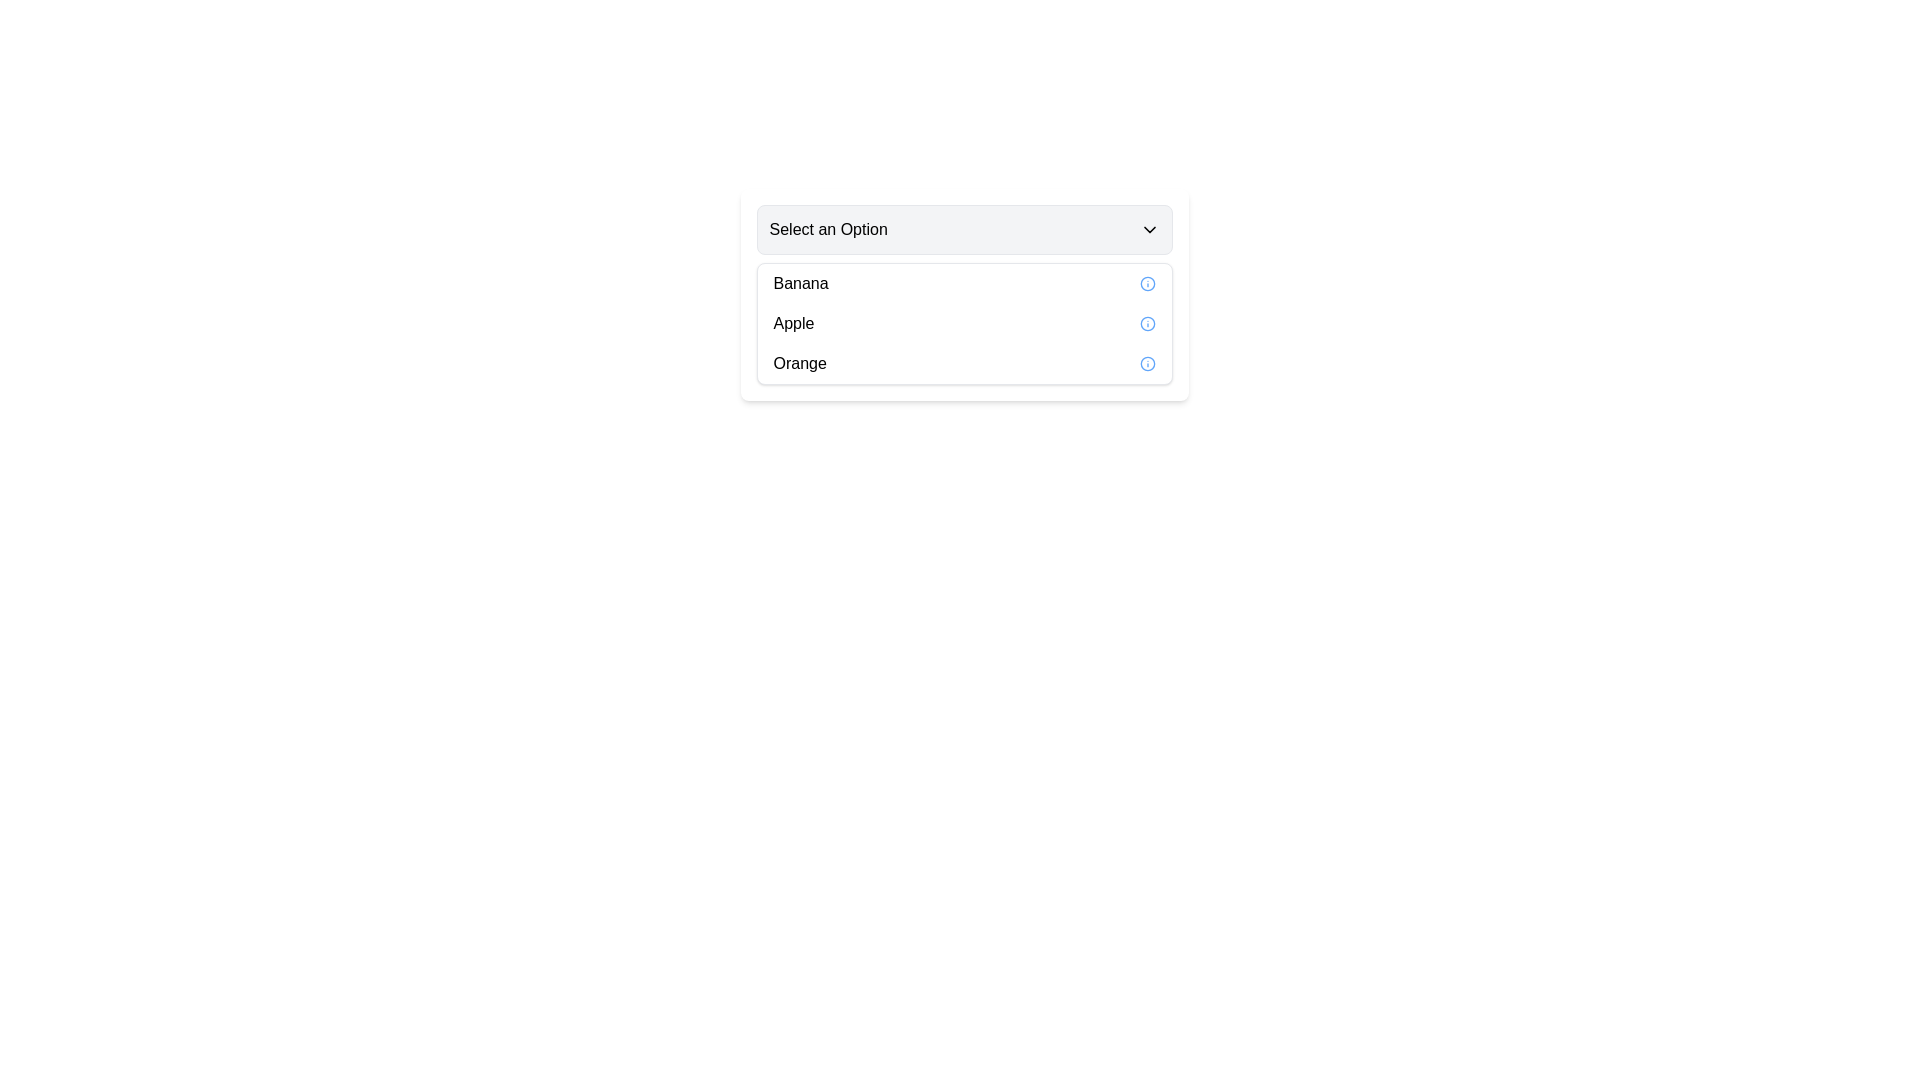 The height and width of the screenshot is (1080, 1920). I want to click on the Dropdown Menu options displaying 'Banana', 'Apple', and 'Orange', so click(964, 323).